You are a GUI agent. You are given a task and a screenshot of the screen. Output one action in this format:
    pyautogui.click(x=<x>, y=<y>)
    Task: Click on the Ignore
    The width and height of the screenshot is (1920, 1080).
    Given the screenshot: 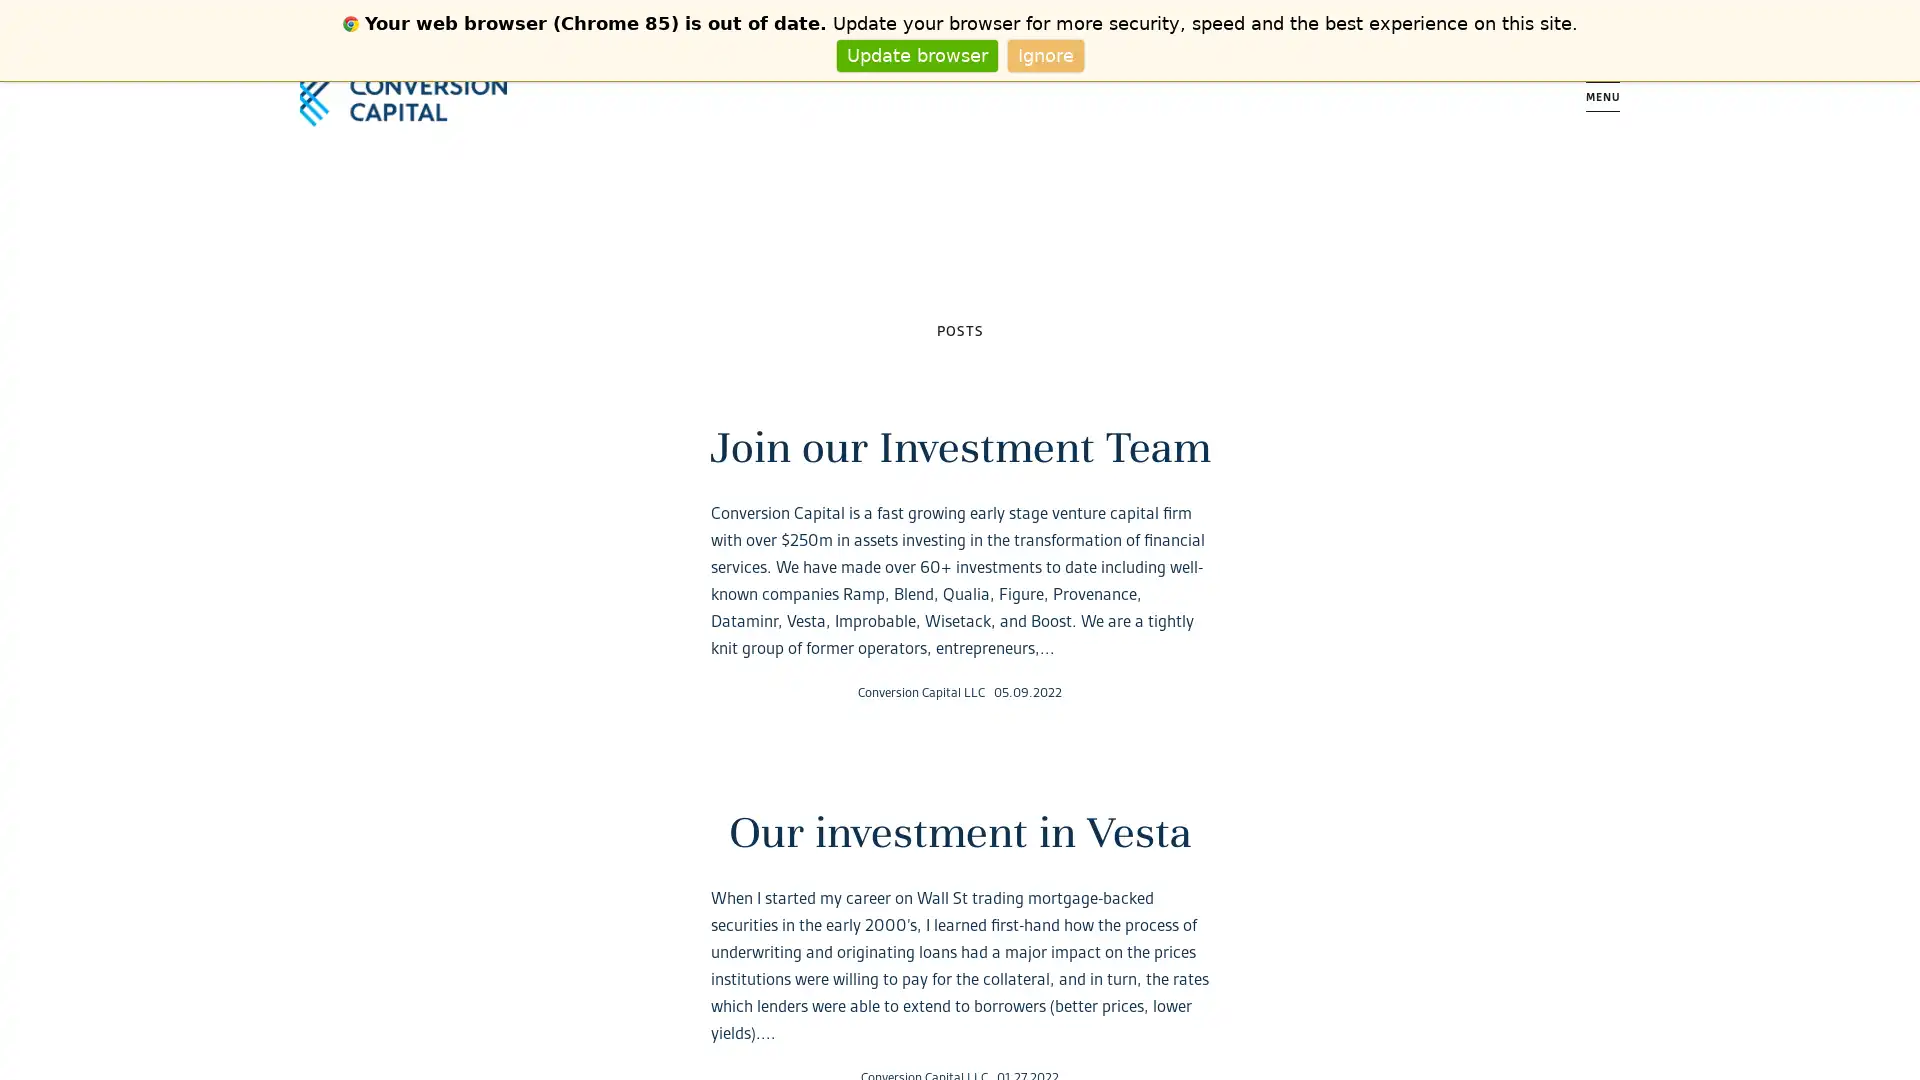 What is the action you would take?
    pyautogui.click(x=1044, y=54)
    